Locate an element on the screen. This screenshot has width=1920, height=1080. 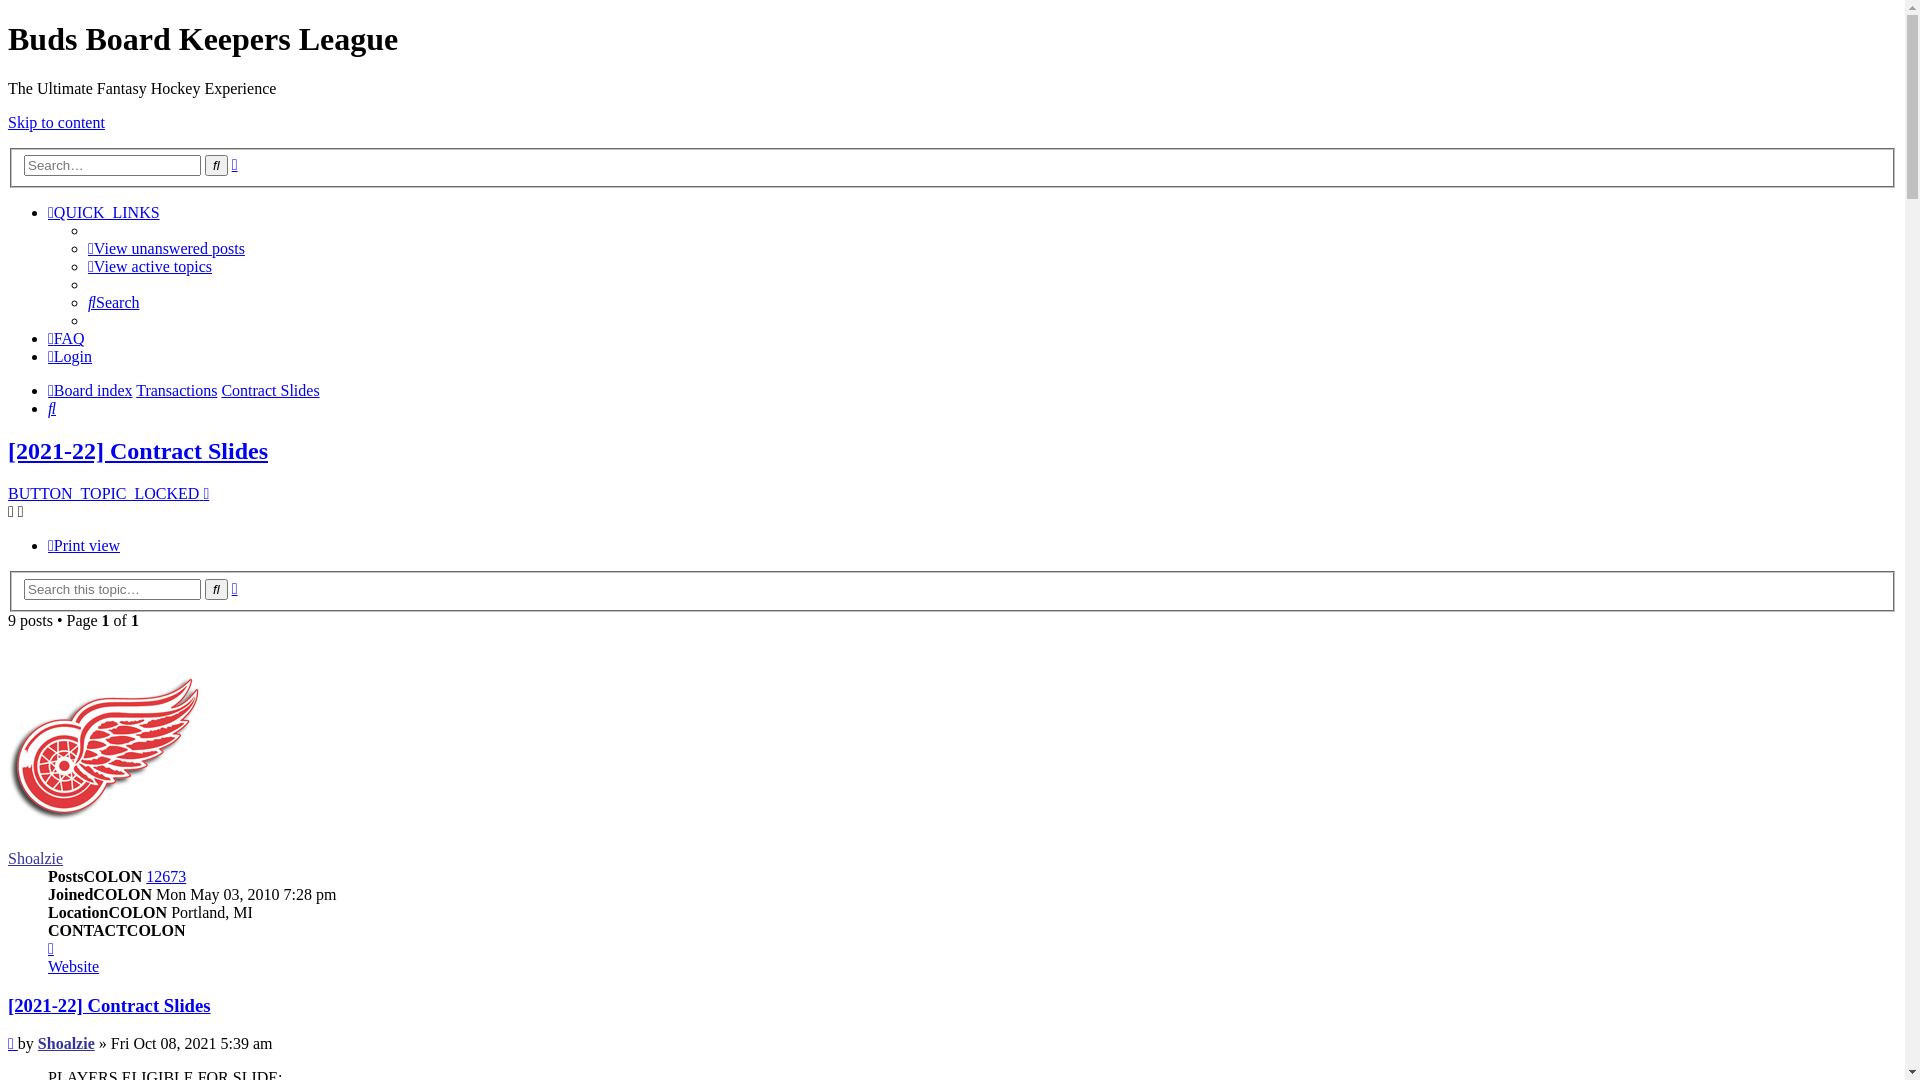
'Shoalzie' is located at coordinates (66, 1042).